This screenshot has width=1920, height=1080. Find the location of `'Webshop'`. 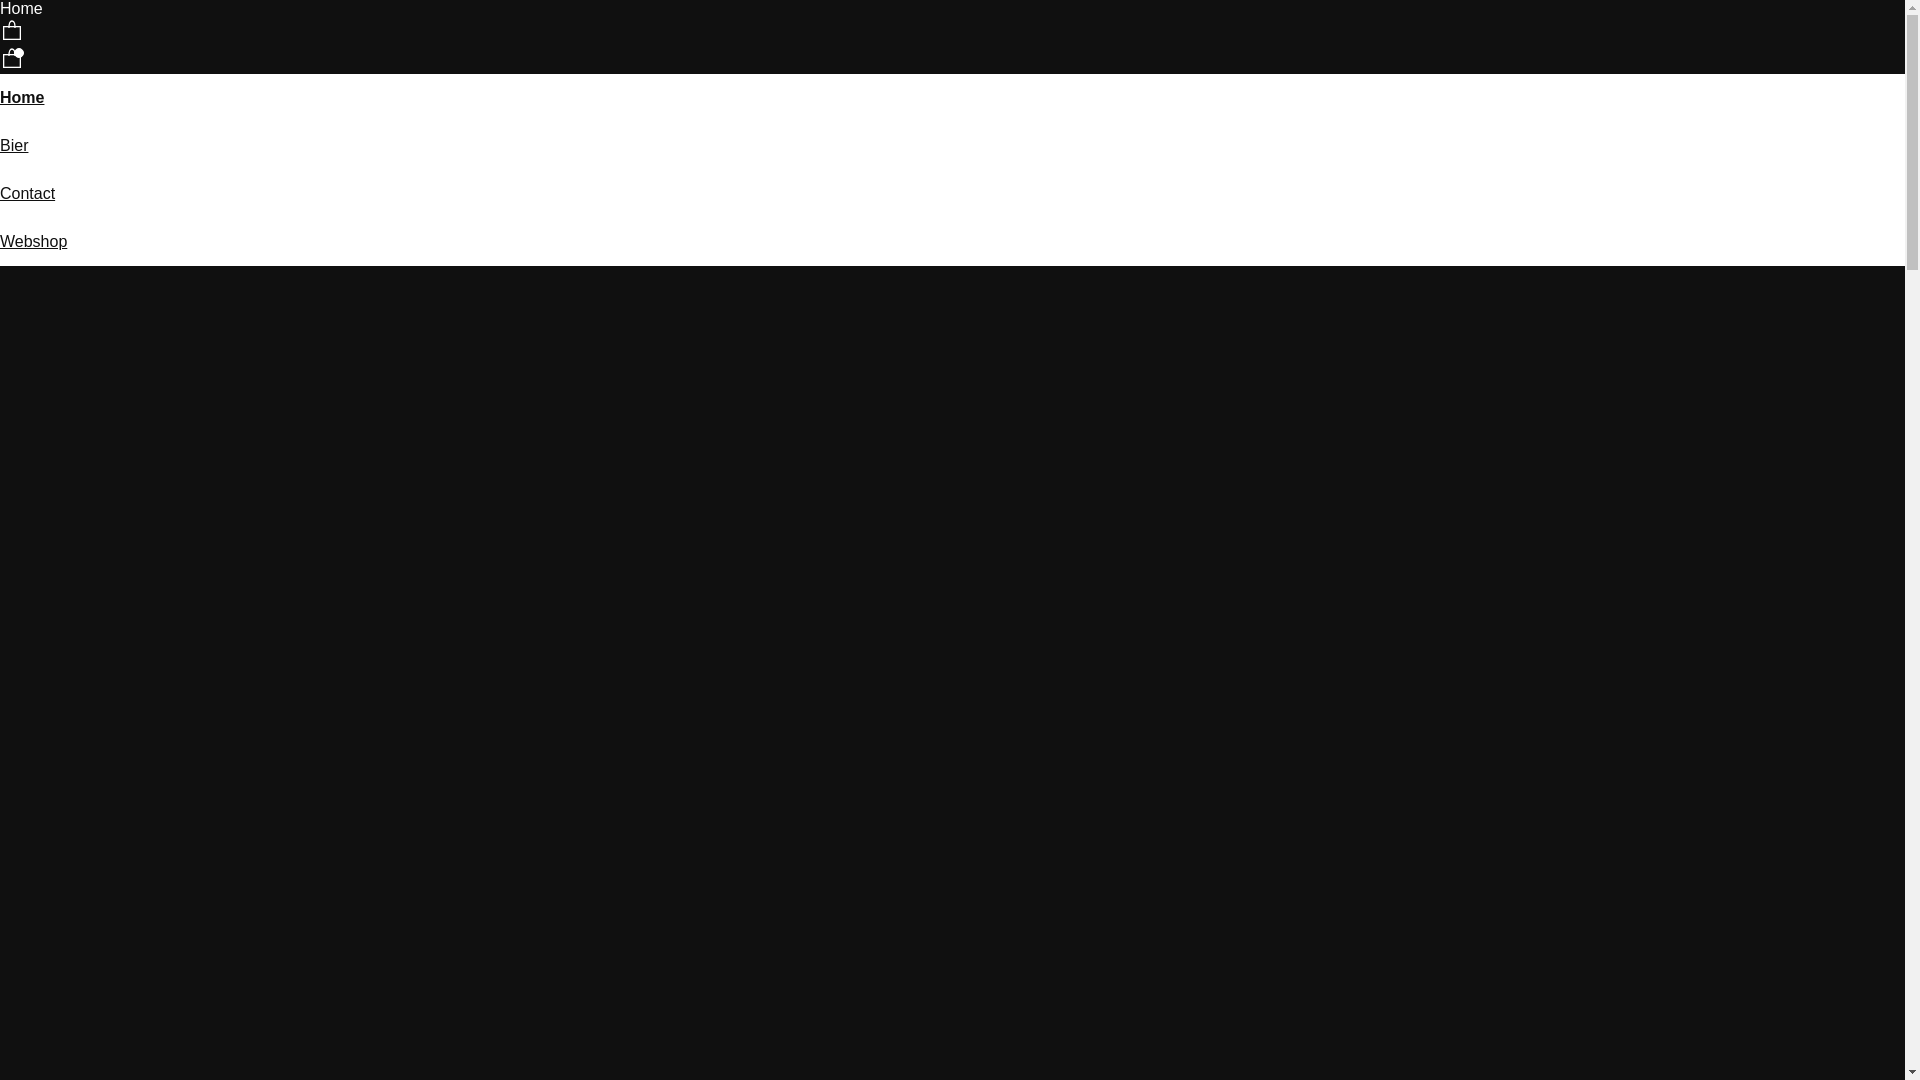

'Webshop' is located at coordinates (33, 240).